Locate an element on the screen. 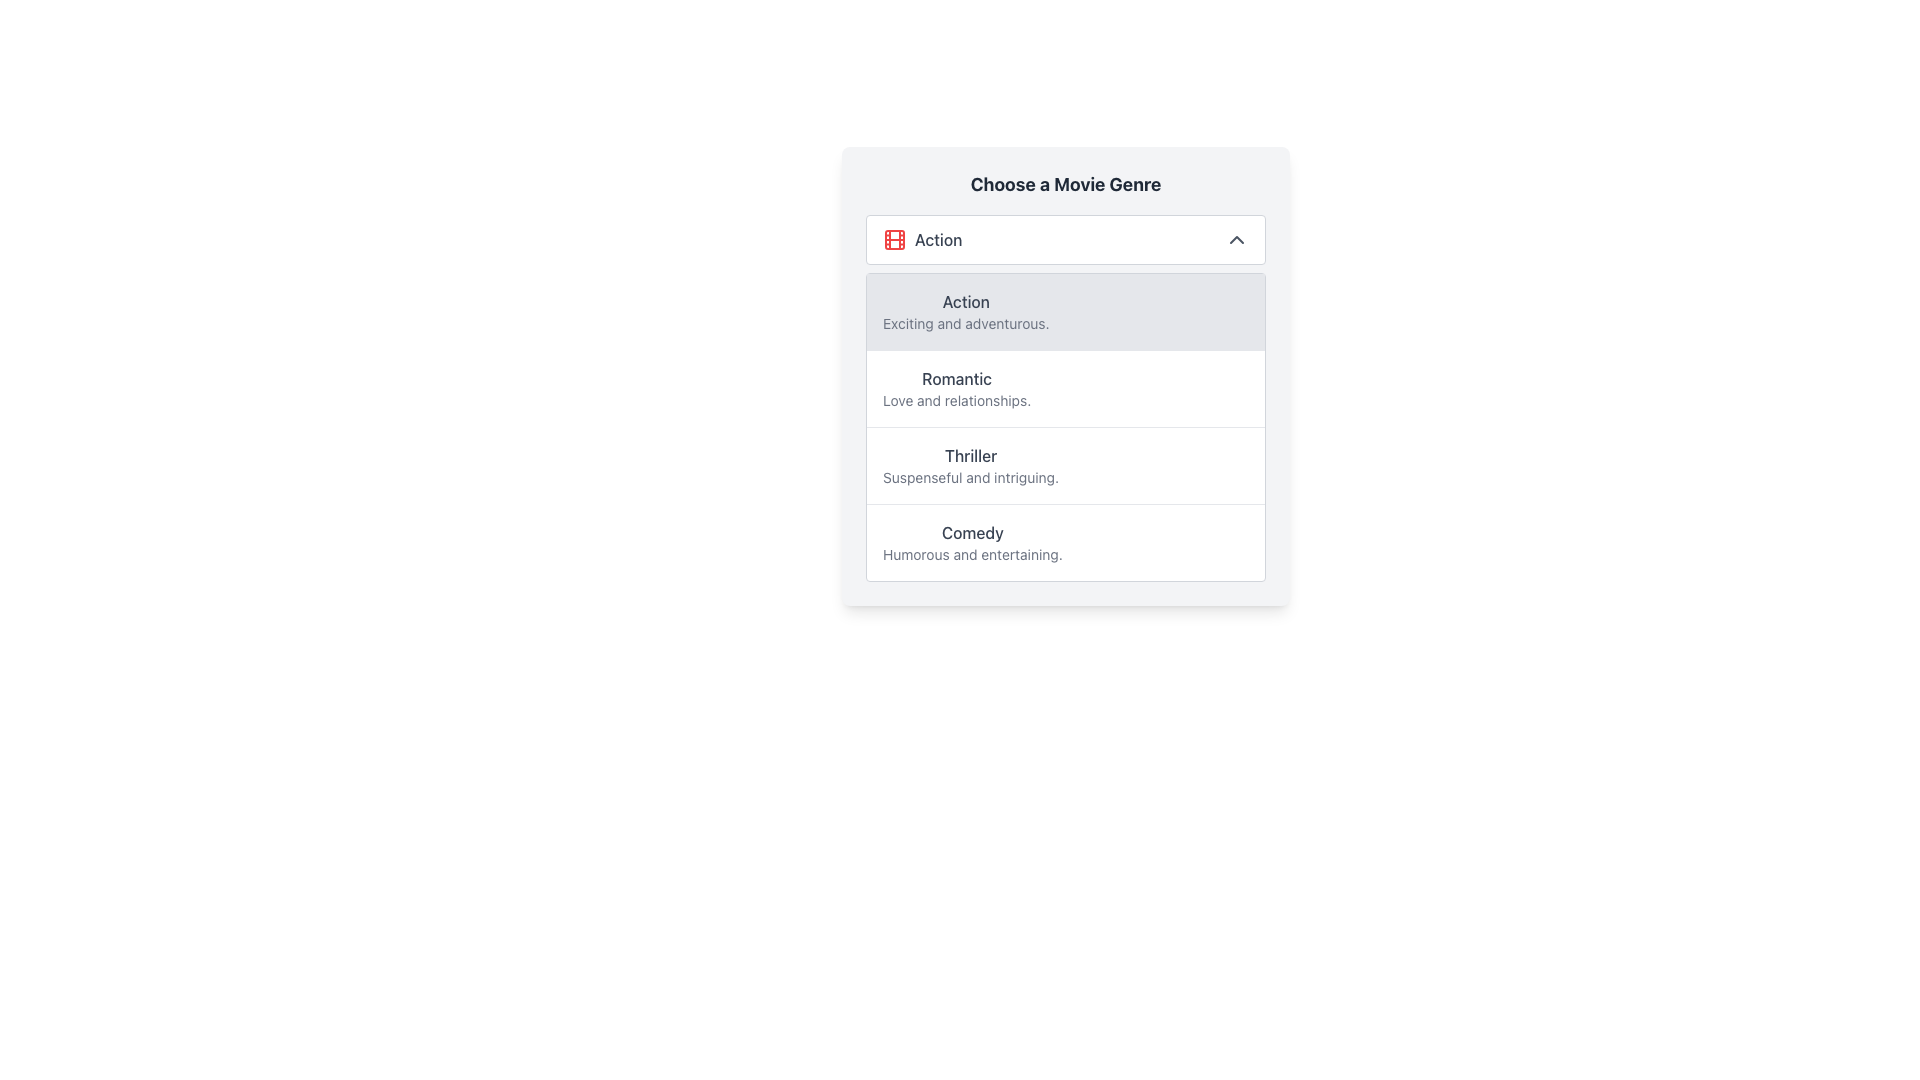 The width and height of the screenshot is (1920, 1080). the text label 'Romantic' which is styled in medium-weight font and dark gray color, located in the second section of movie genres is located at coordinates (956, 378).